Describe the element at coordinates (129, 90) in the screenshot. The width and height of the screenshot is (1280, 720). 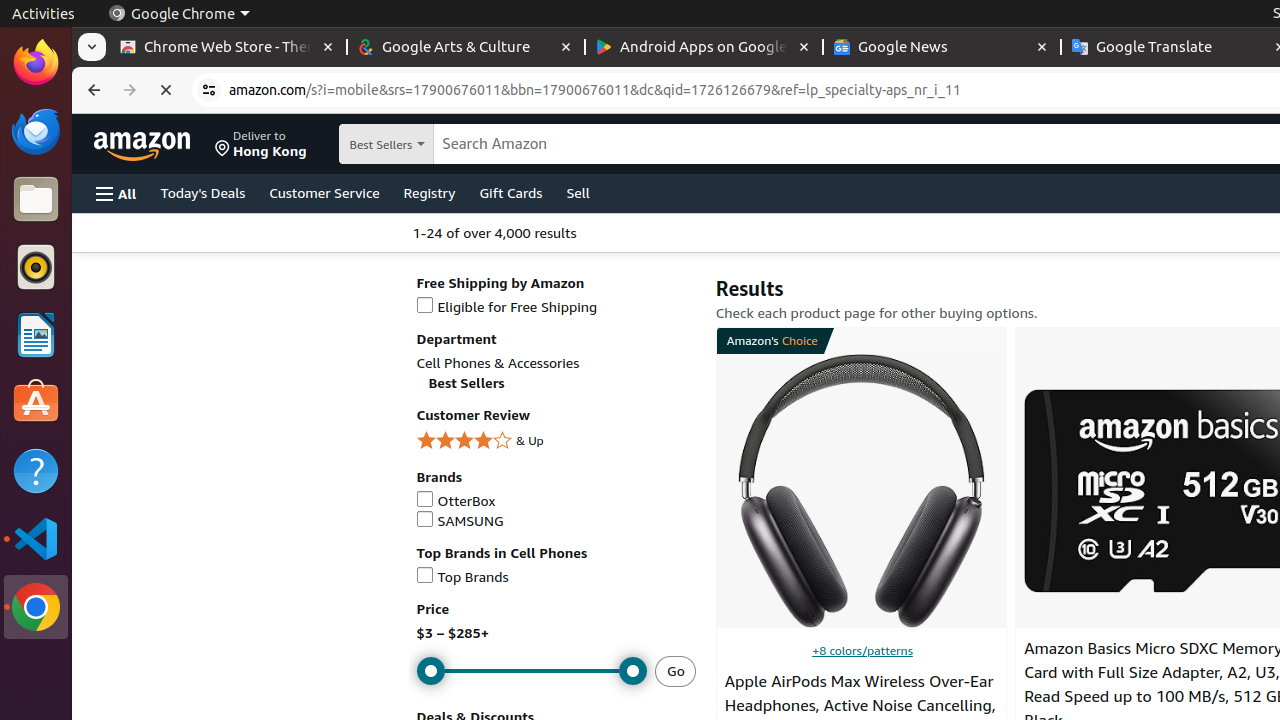
I see `'Forward'` at that location.